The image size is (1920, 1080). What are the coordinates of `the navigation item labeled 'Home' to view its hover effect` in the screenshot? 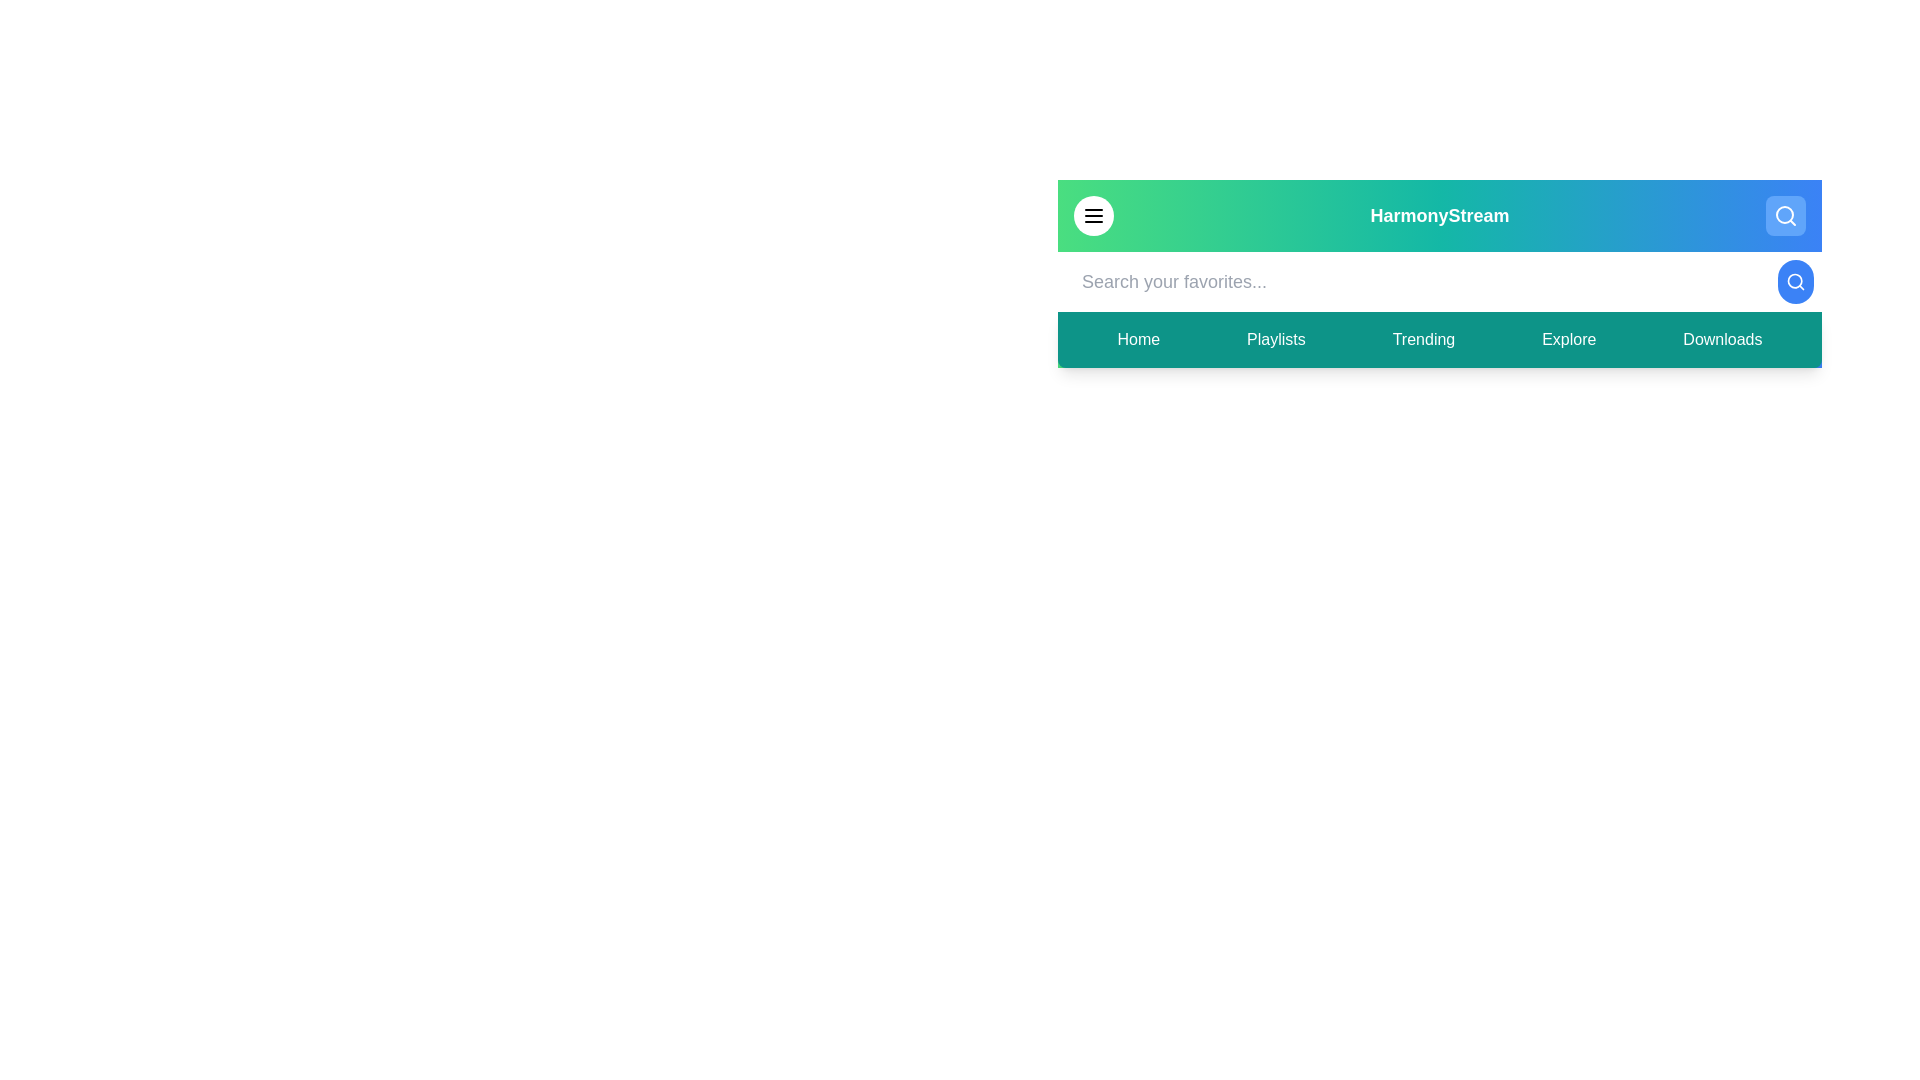 It's located at (1137, 338).